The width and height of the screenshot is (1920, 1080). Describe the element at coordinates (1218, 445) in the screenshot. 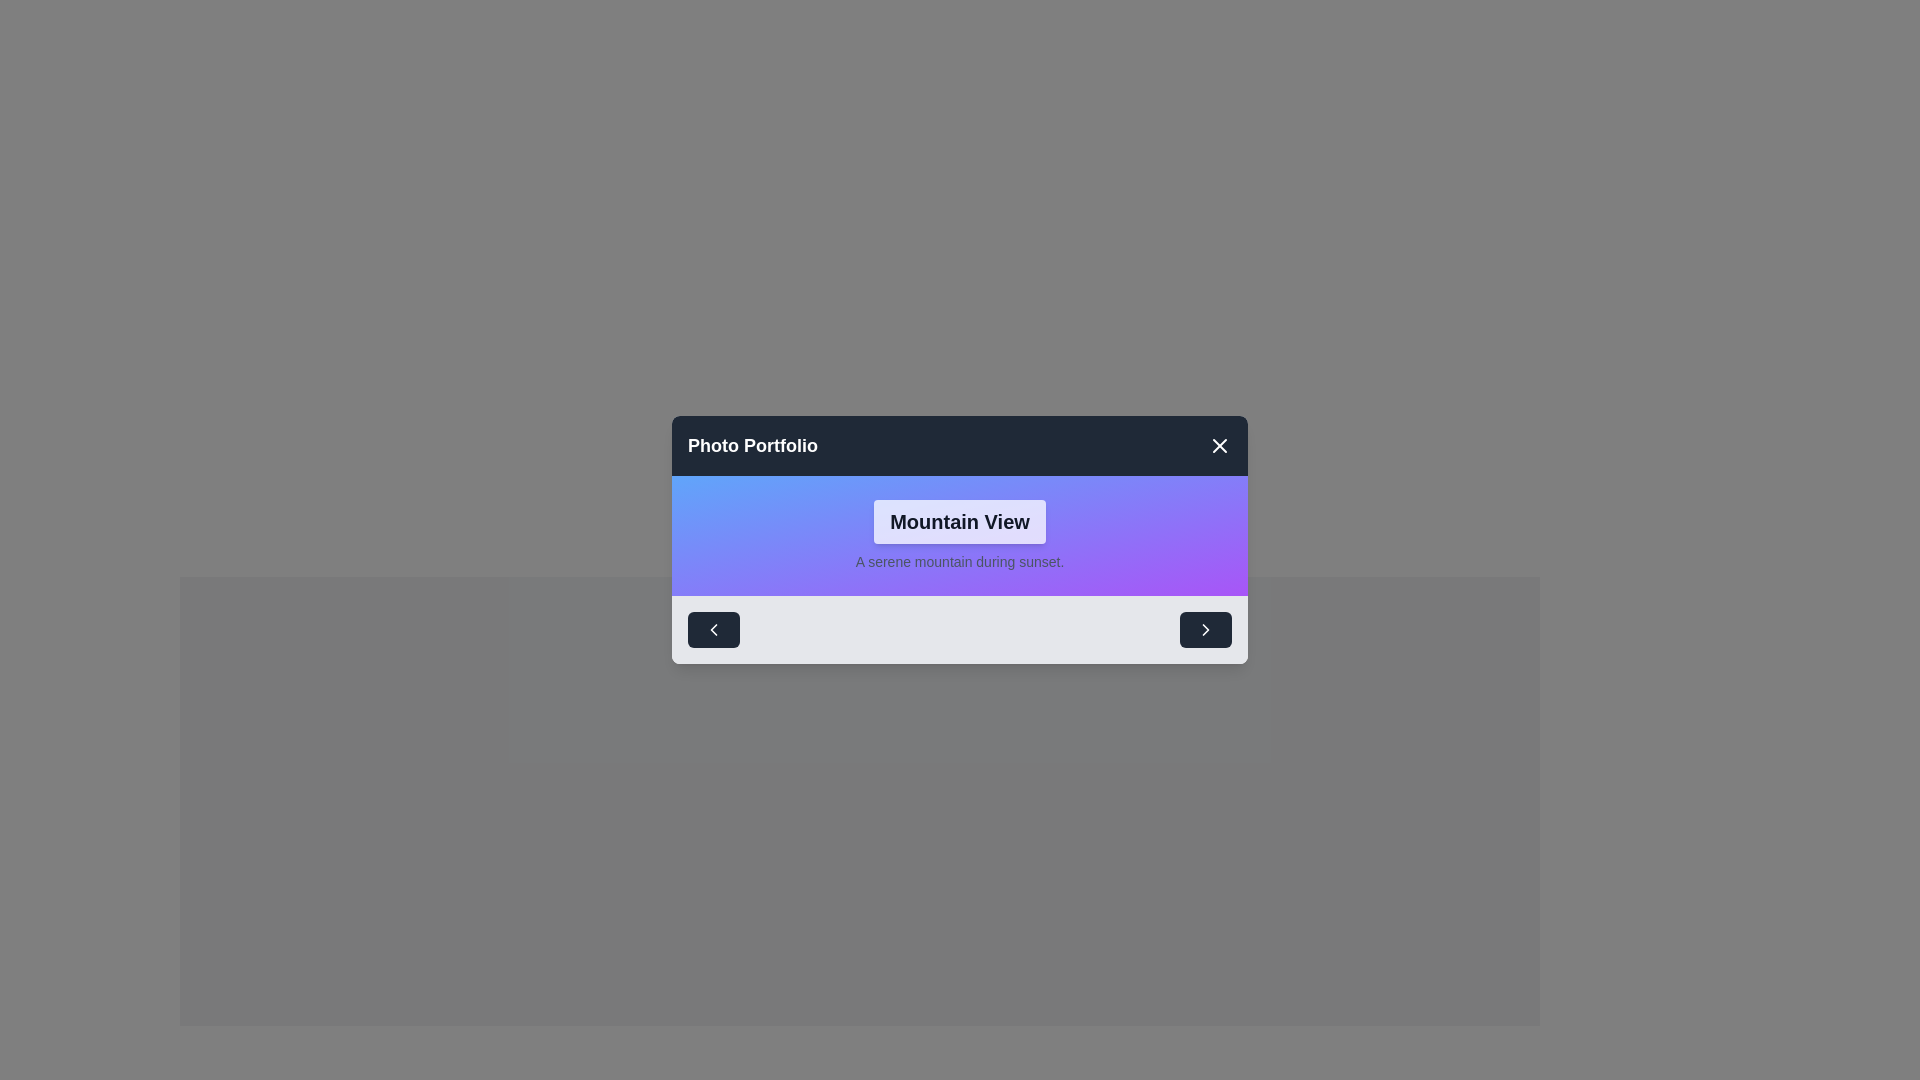

I see `the close button (cross icon) located in the top-right corner of the dark navy panel labeled 'Photo Portfolio'` at that location.